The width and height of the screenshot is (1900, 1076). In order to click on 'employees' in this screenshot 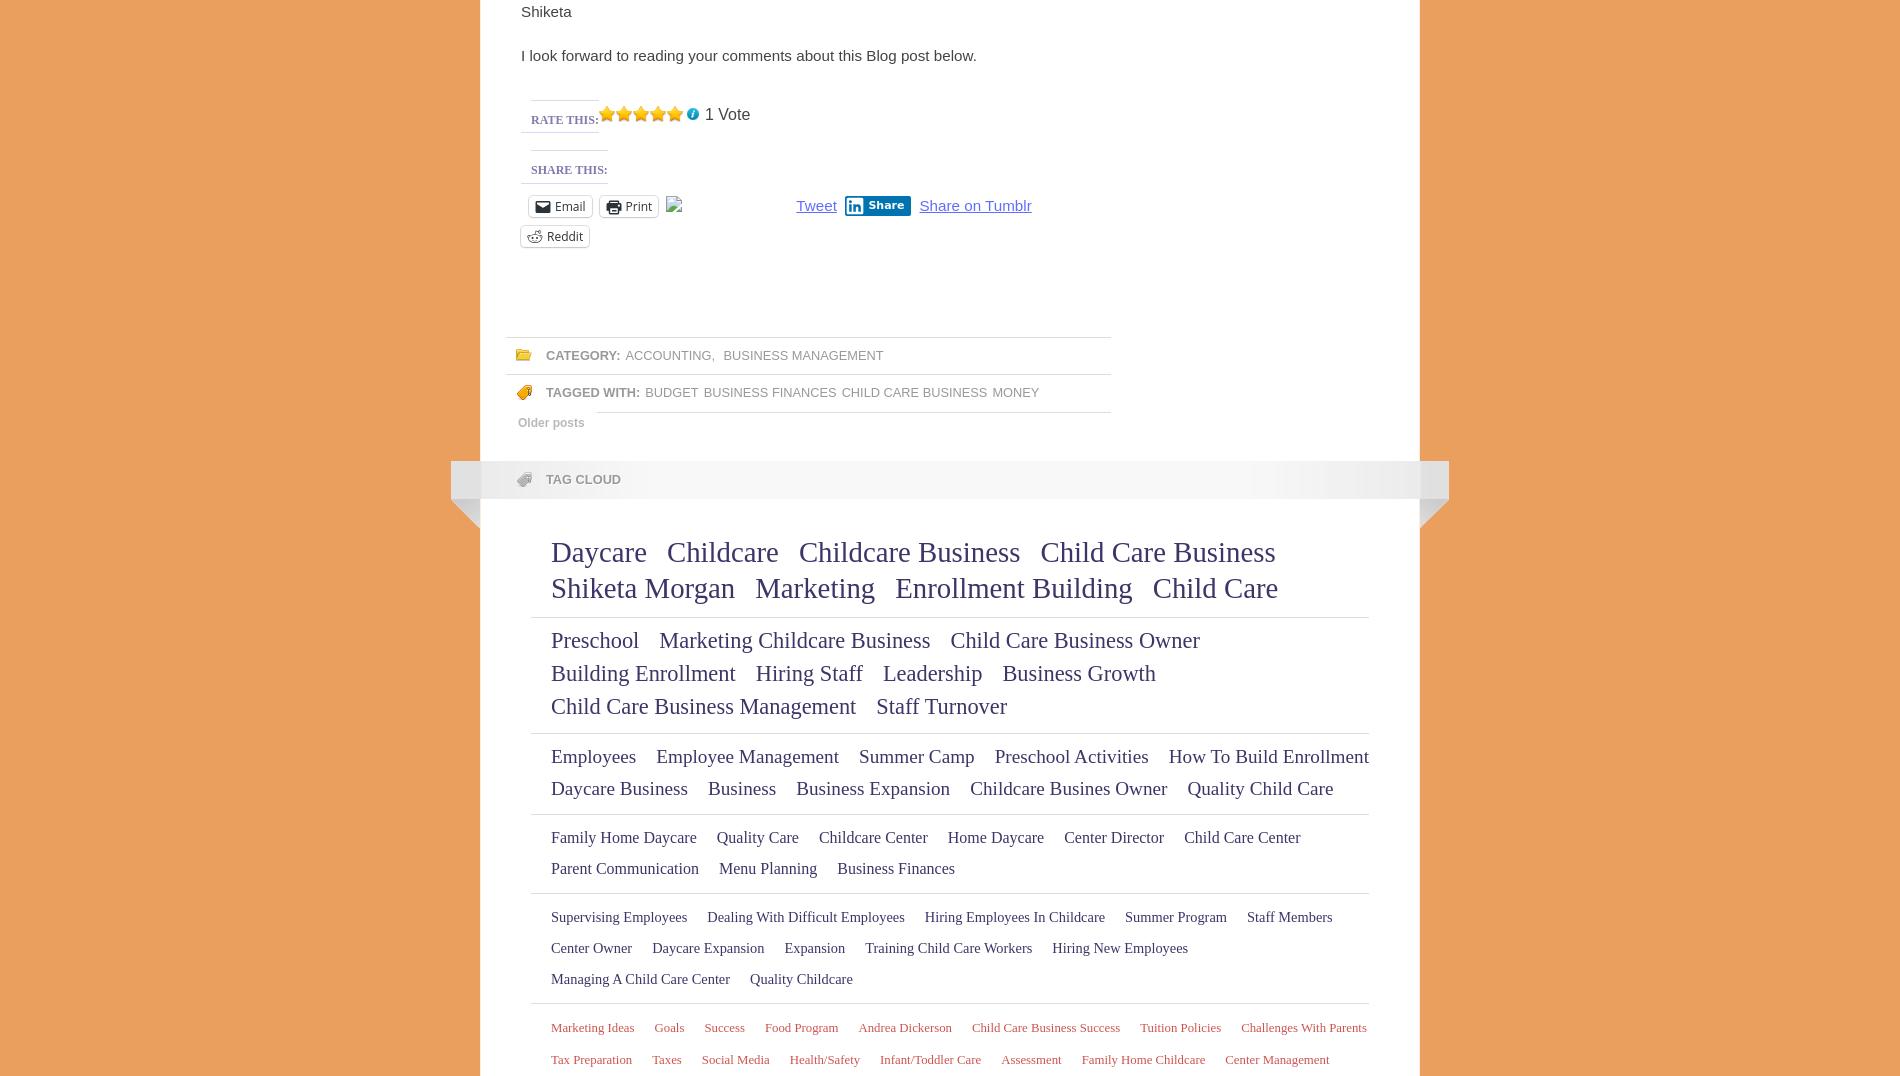, I will do `click(593, 754)`.